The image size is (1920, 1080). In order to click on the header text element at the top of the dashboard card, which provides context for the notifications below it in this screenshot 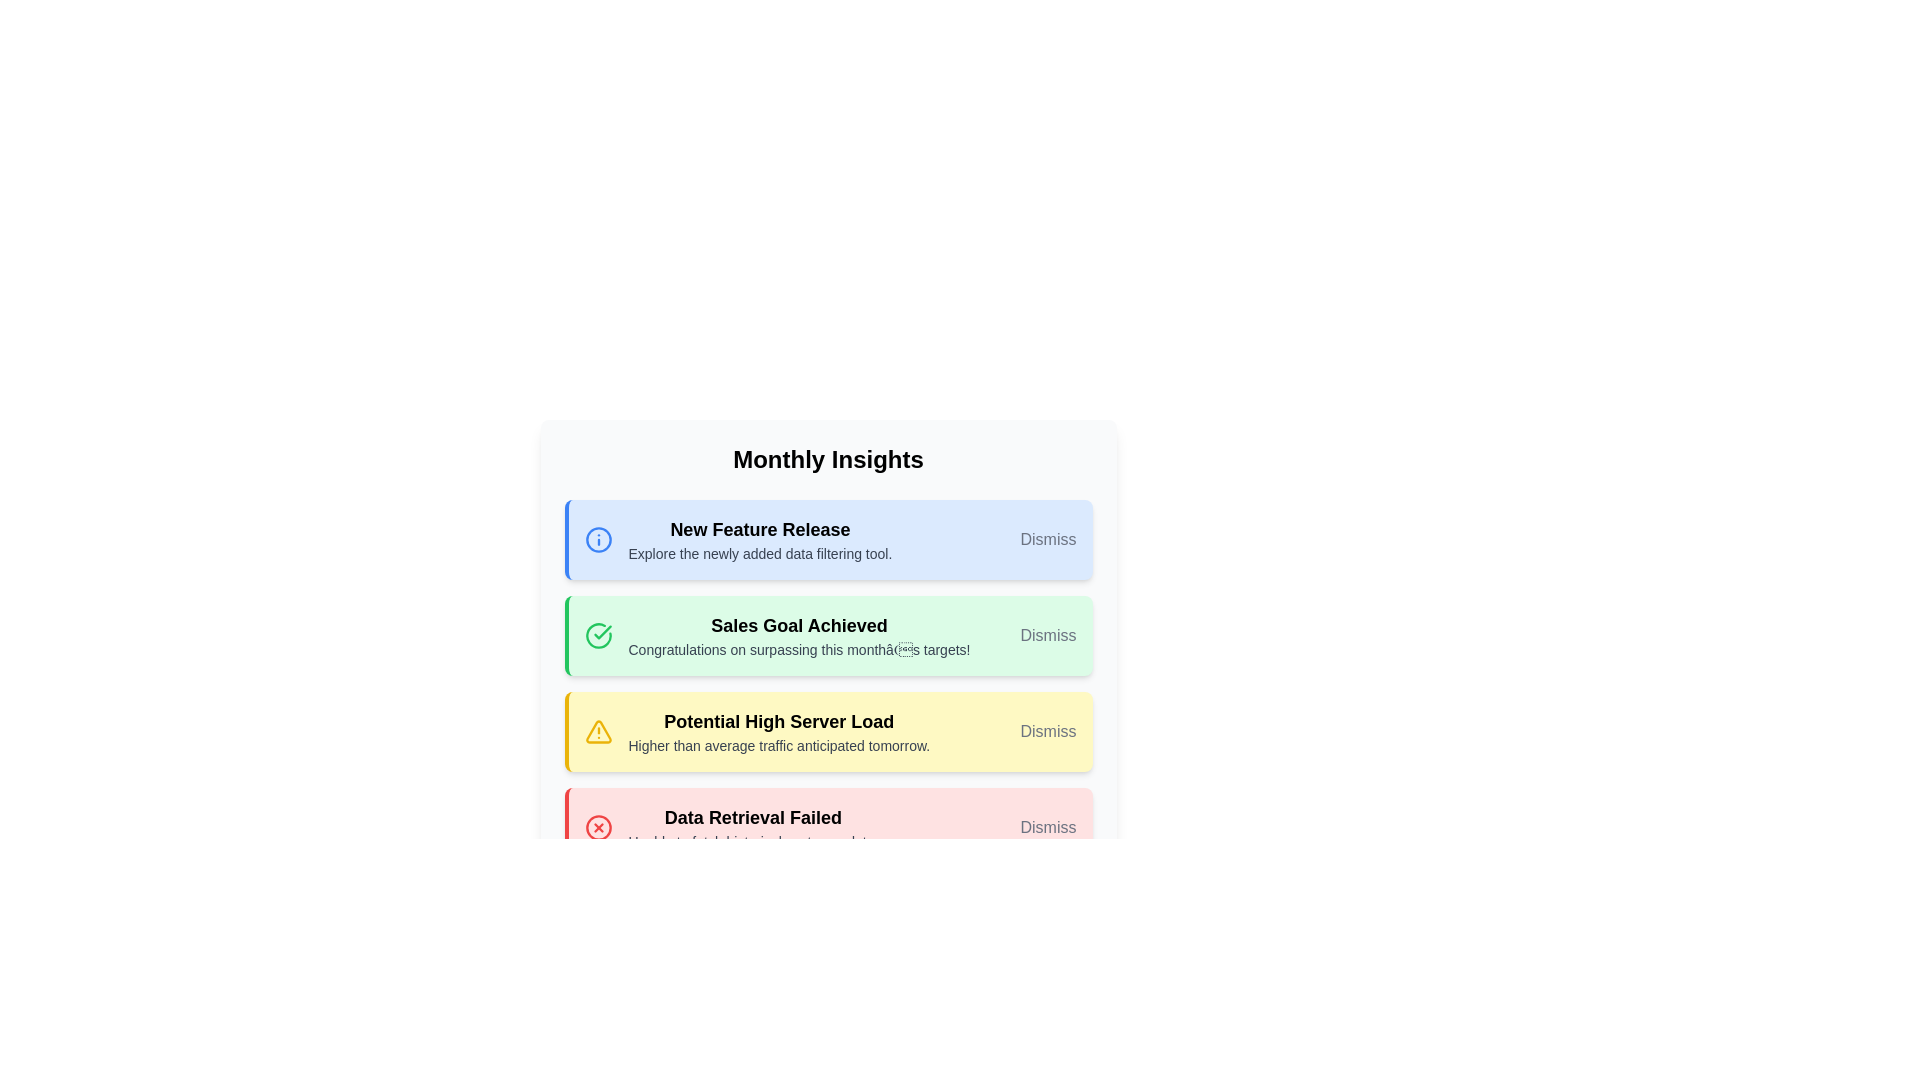, I will do `click(828, 459)`.